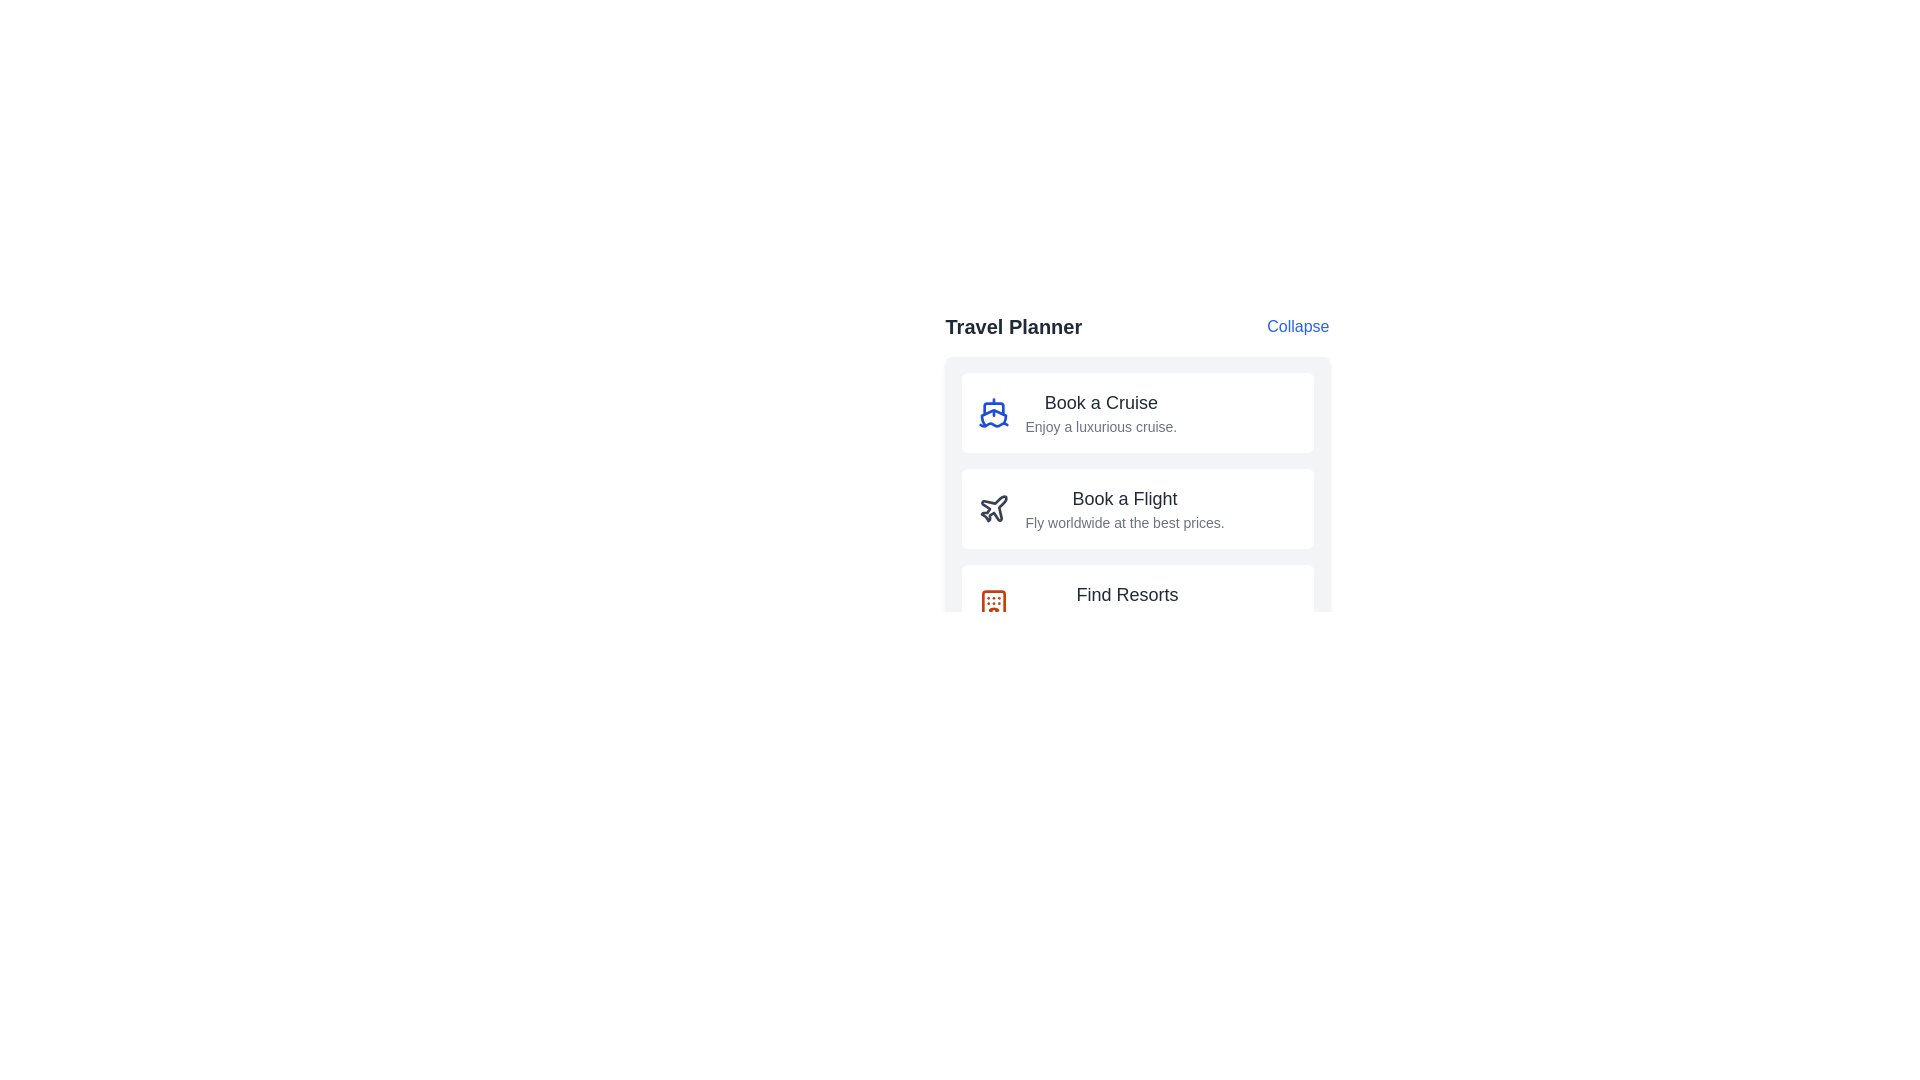 The height and width of the screenshot is (1080, 1920). I want to click on the descriptive text 'Enjoy a luxurious cruise.', so click(1100, 426).